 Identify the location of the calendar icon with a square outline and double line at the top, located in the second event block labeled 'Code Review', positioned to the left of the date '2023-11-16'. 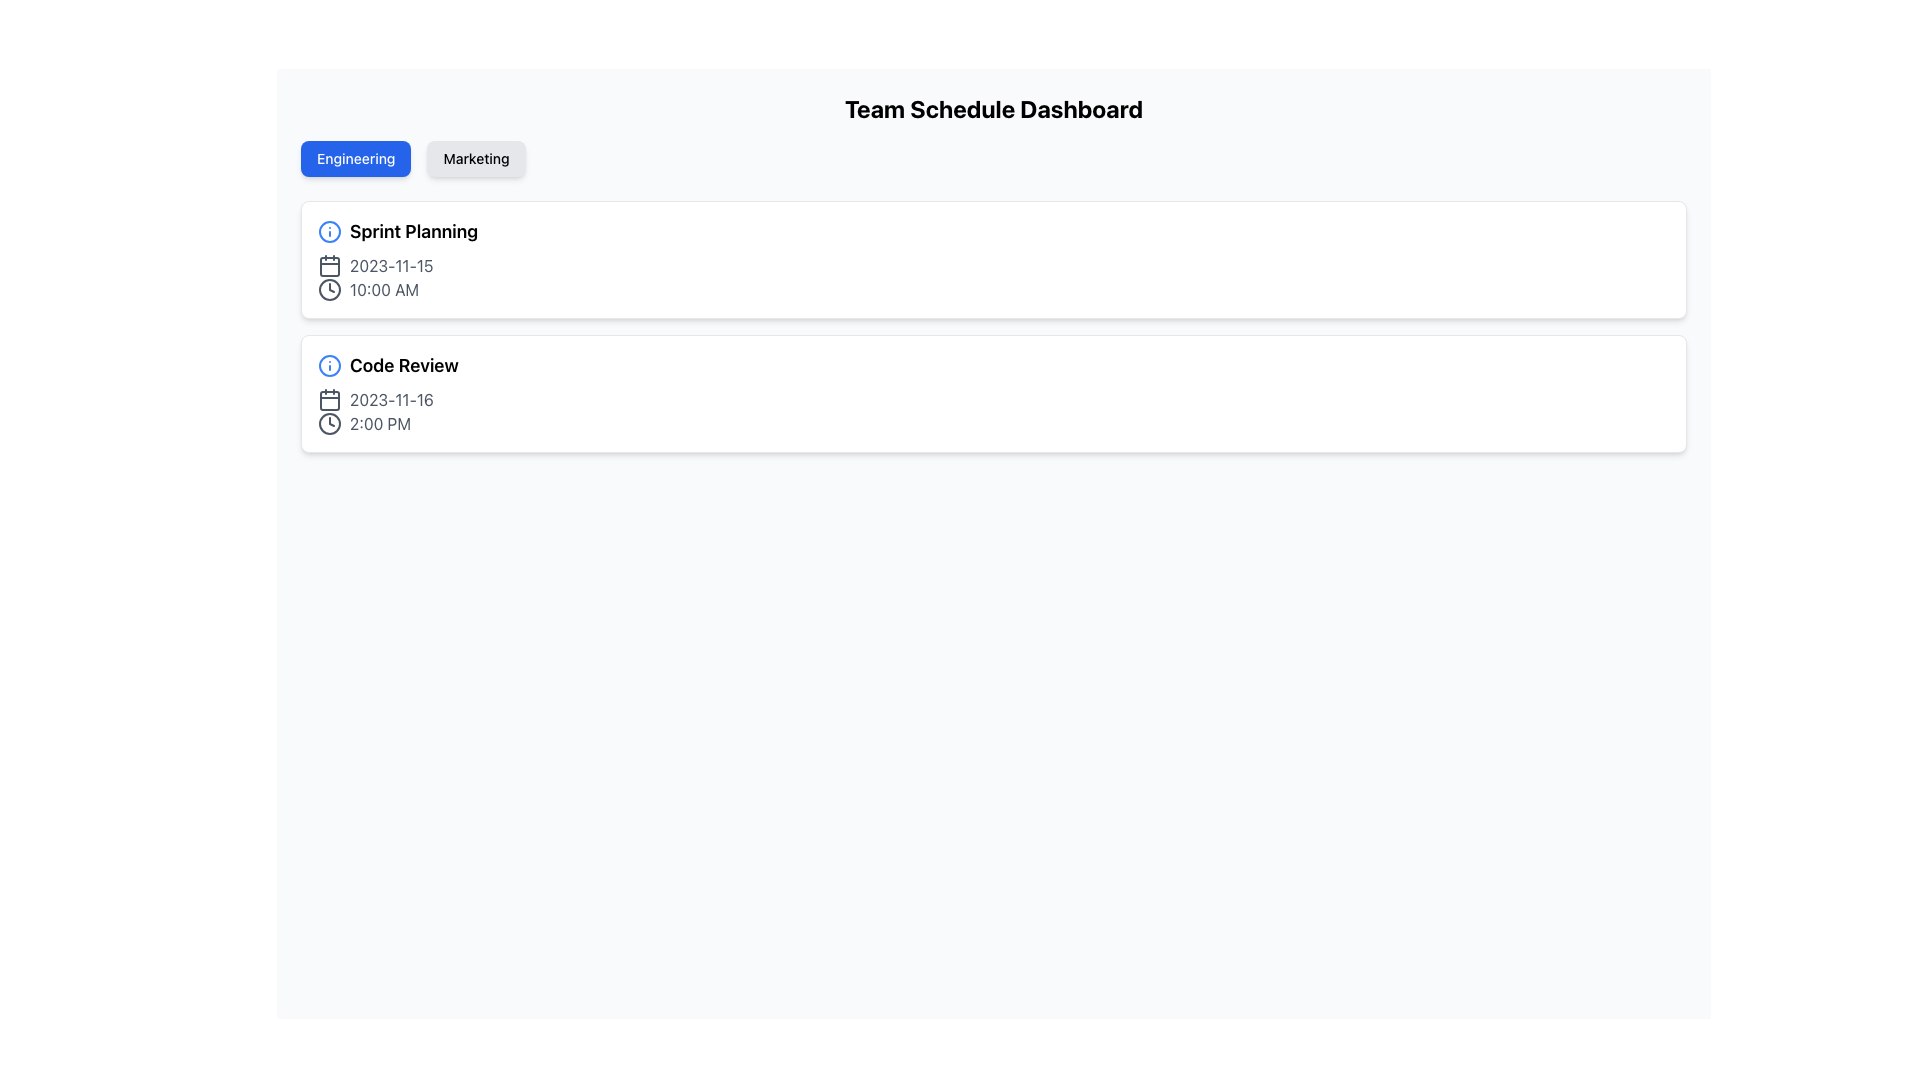
(330, 400).